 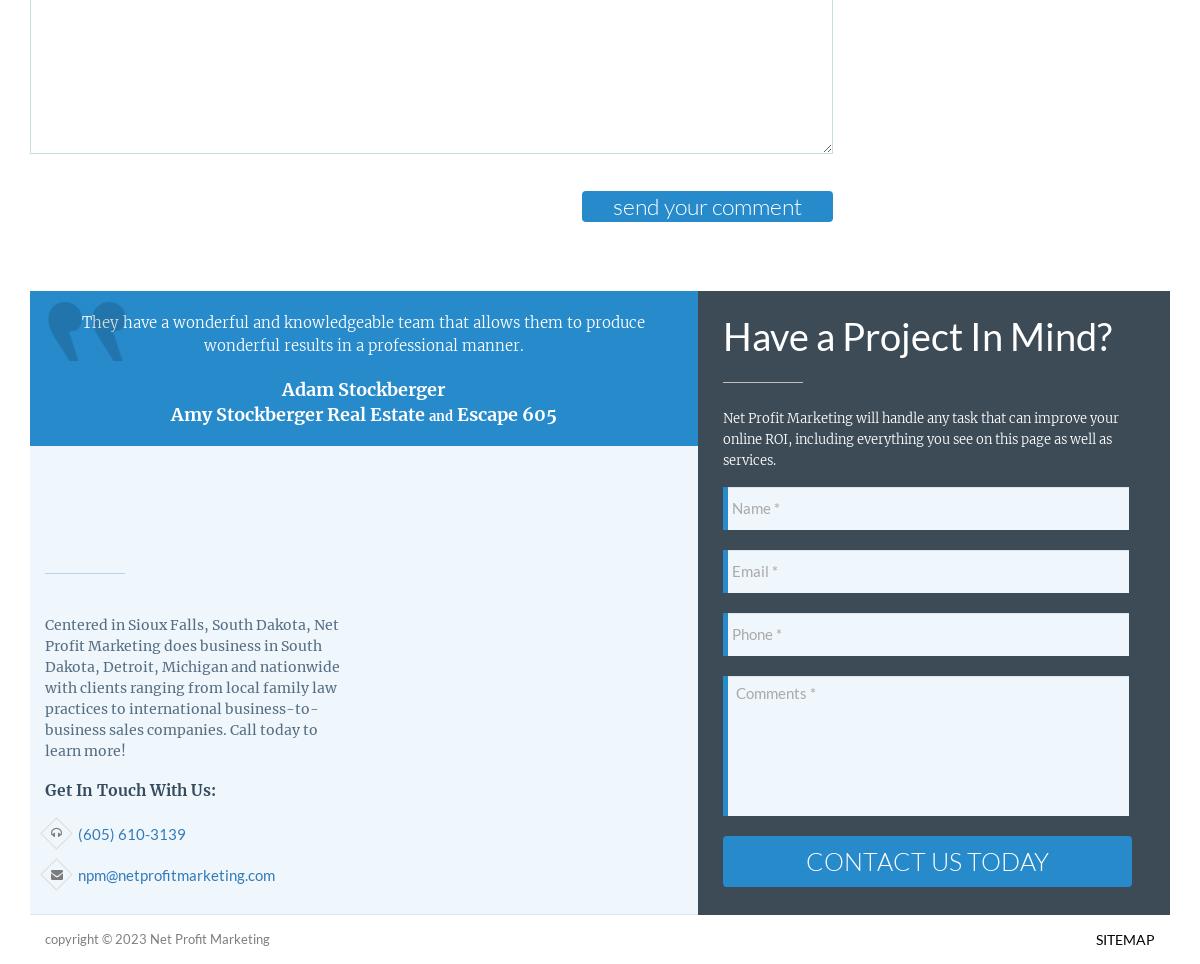 What do you see at coordinates (130, 789) in the screenshot?
I see `'Get In Touch With Us:'` at bounding box center [130, 789].